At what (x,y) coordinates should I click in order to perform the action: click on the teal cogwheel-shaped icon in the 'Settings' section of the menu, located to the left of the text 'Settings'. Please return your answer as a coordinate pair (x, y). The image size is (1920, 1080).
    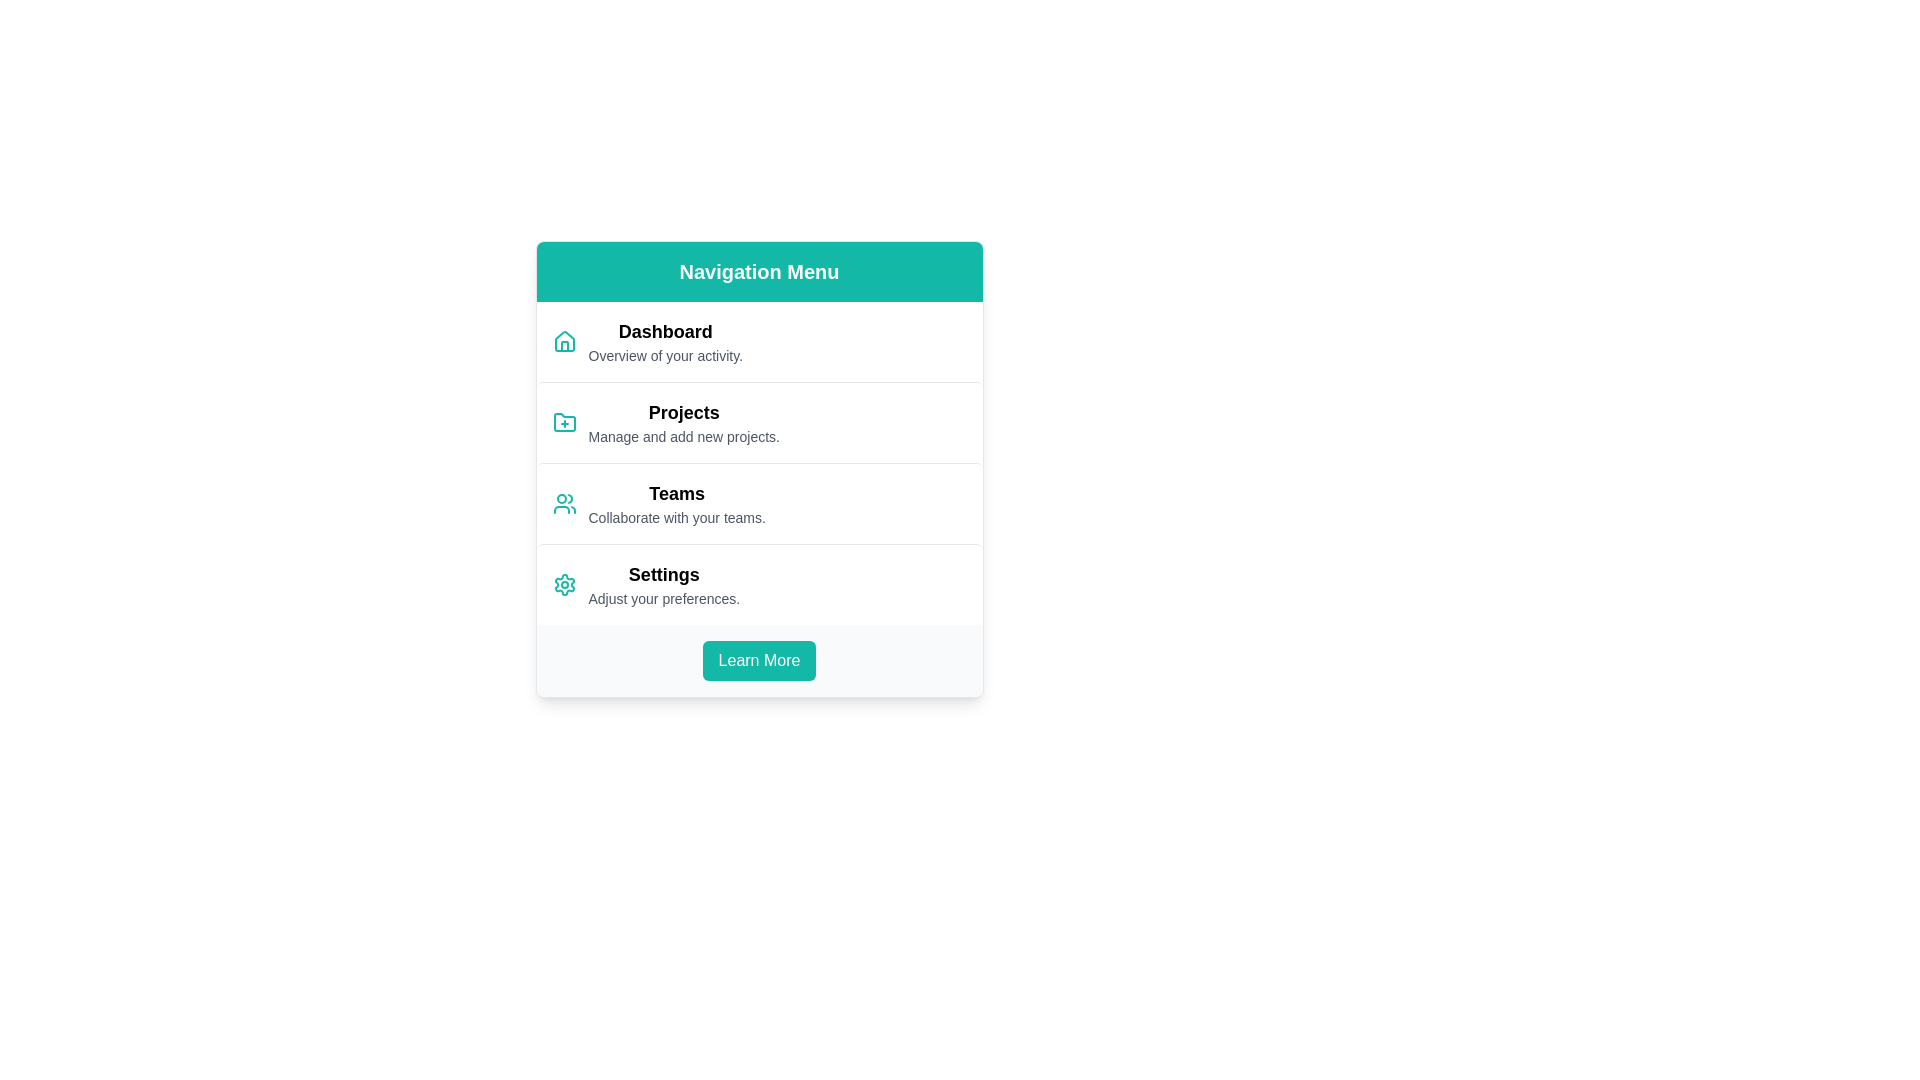
    Looking at the image, I should click on (563, 585).